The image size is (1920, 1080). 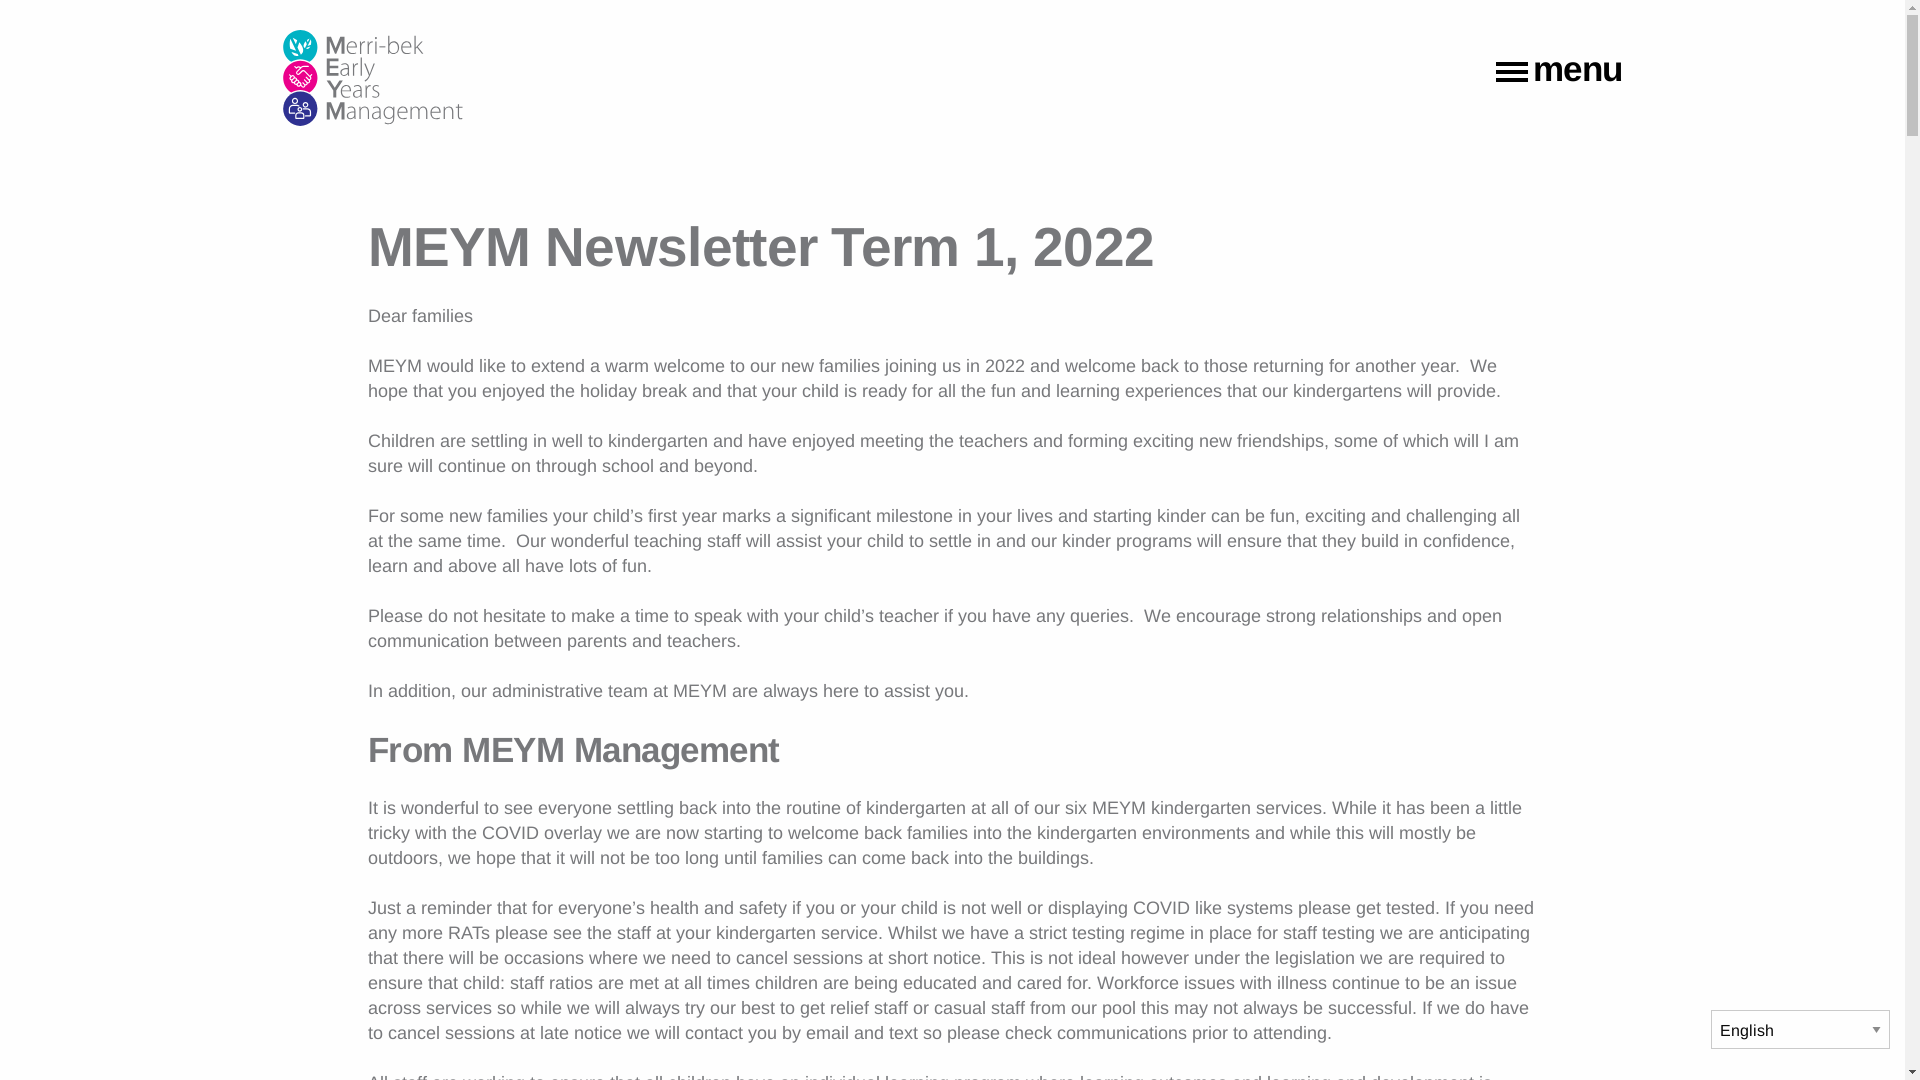 What do you see at coordinates (1558, 72) in the screenshot?
I see `'menu'` at bounding box center [1558, 72].